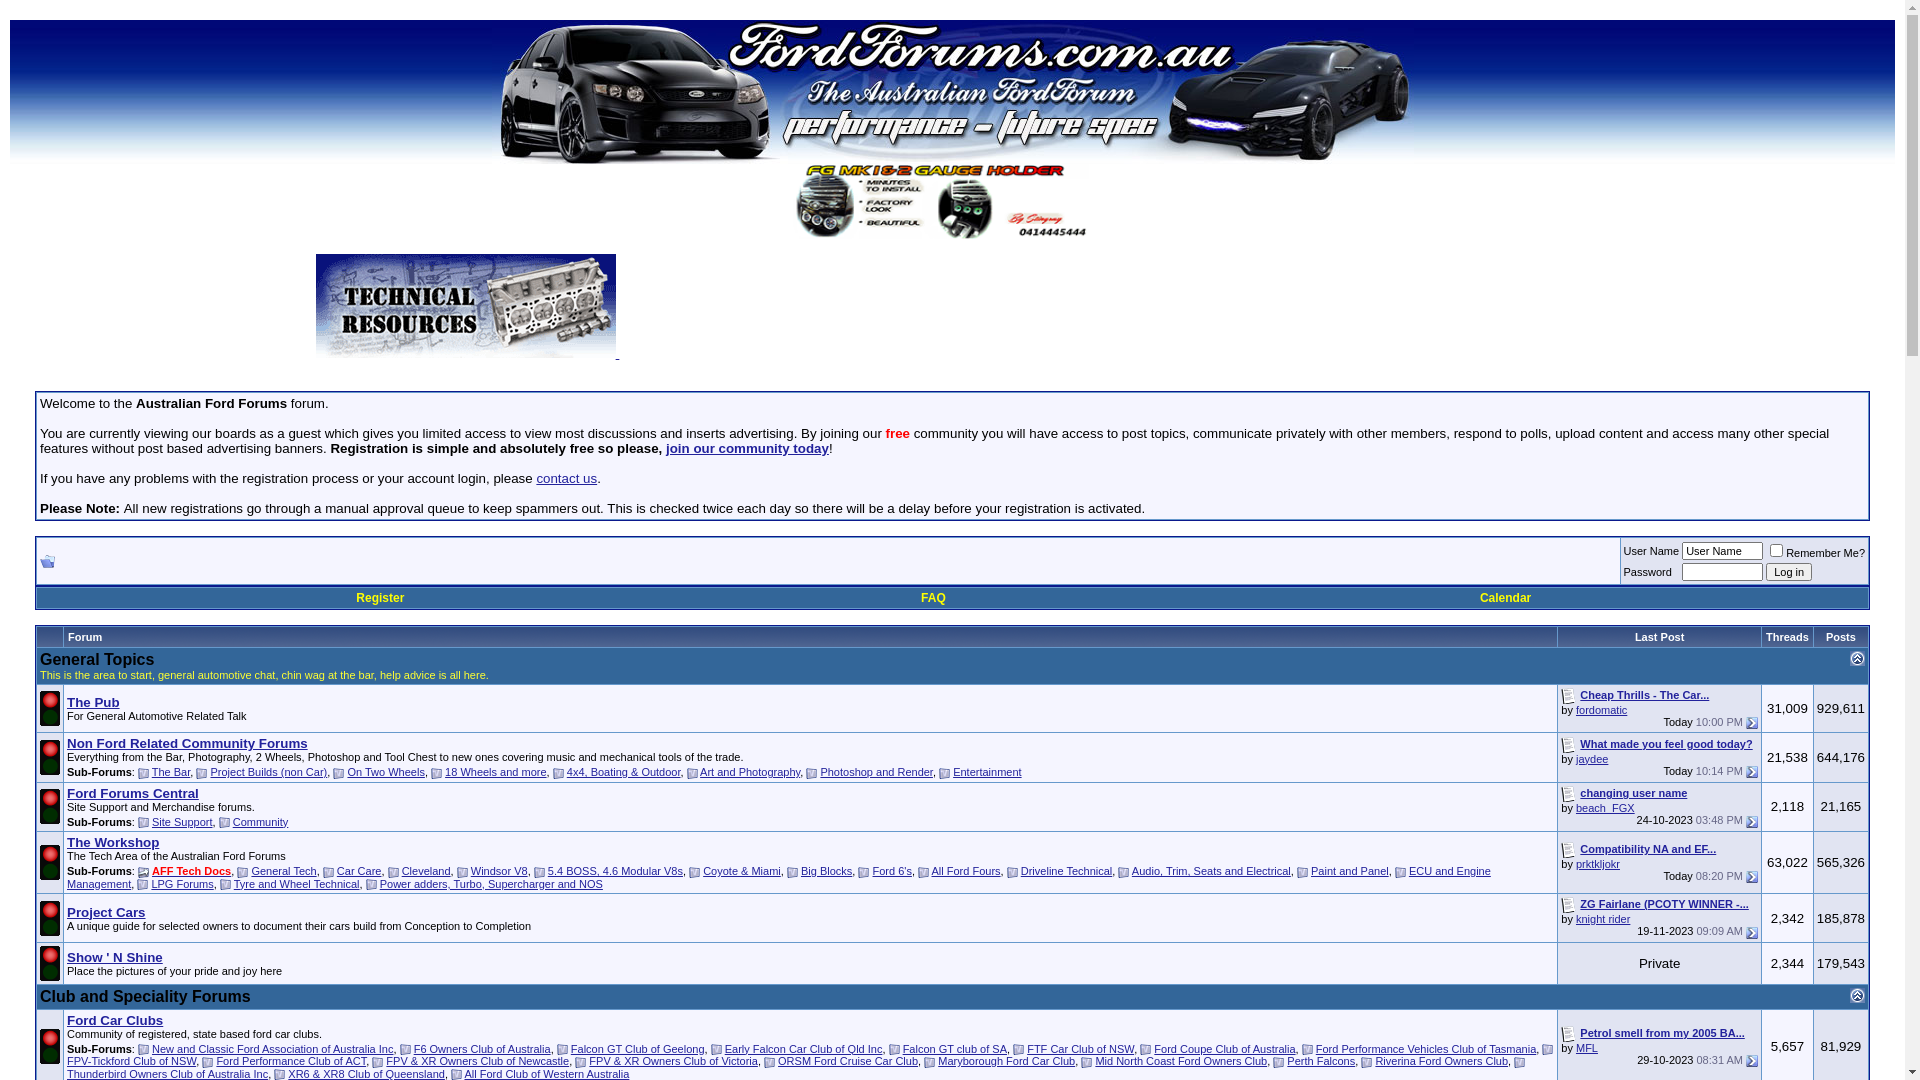  Describe the element at coordinates (1603, 918) in the screenshot. I see `'knight rider'` at that location.